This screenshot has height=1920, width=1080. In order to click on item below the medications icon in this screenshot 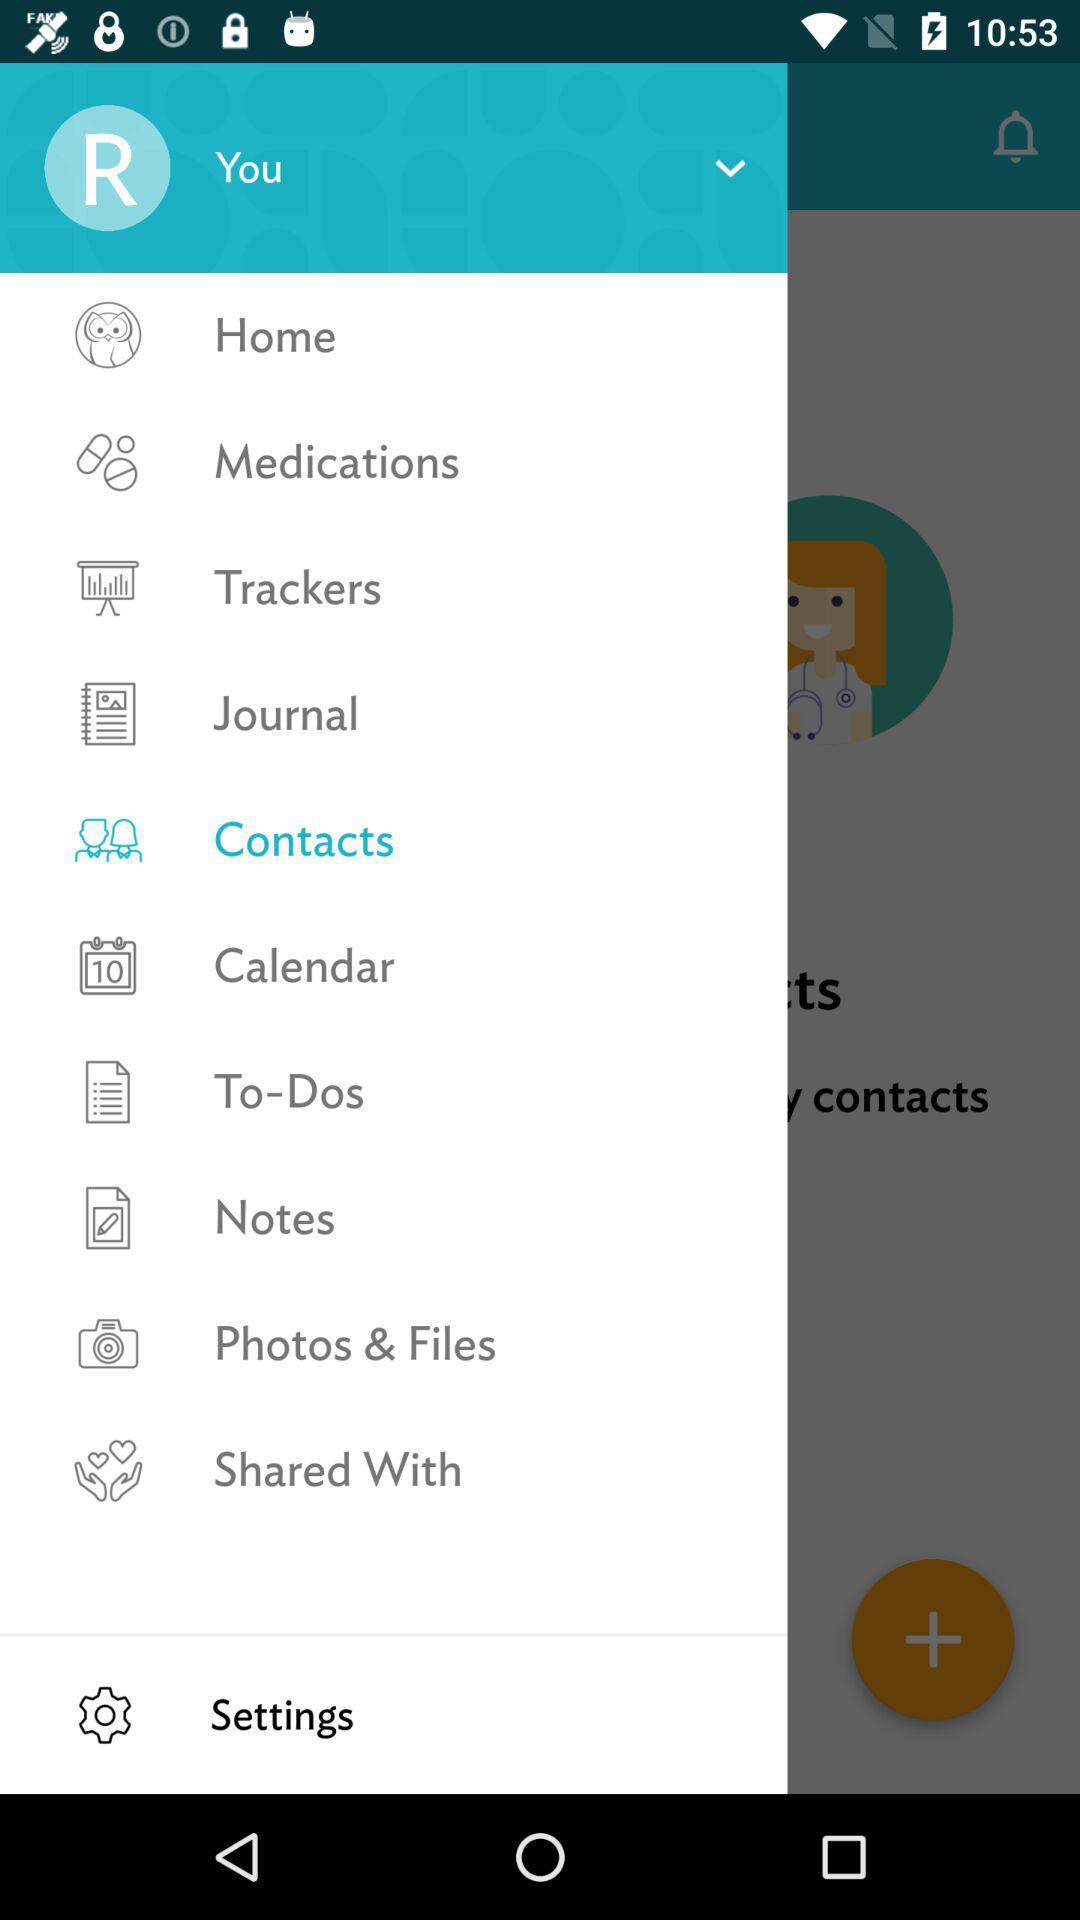, I will do `click(479, 586)`.